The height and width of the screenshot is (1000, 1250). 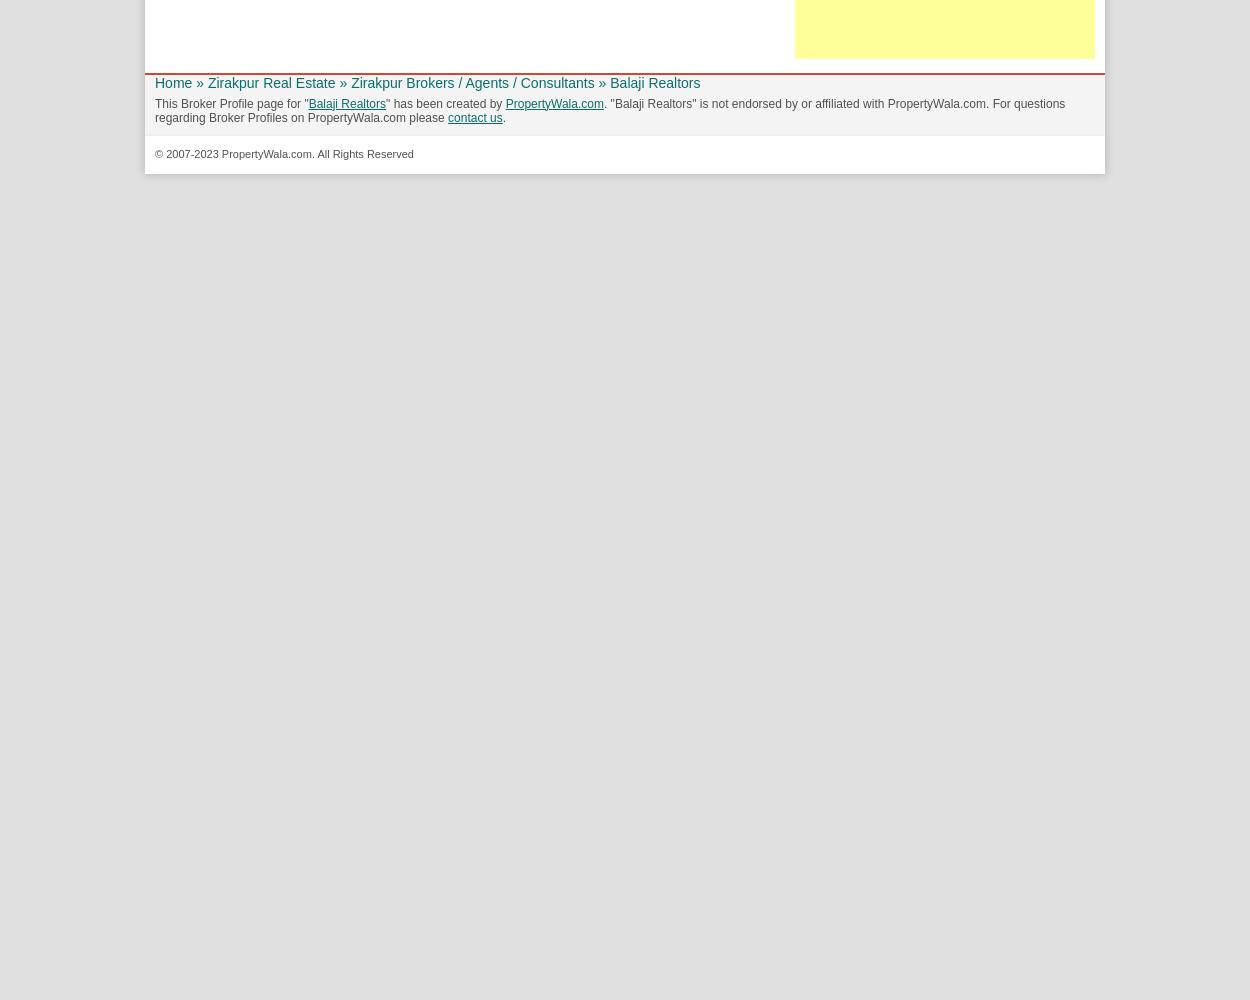 I want to click on 'Home', so click(x=173, y=81).